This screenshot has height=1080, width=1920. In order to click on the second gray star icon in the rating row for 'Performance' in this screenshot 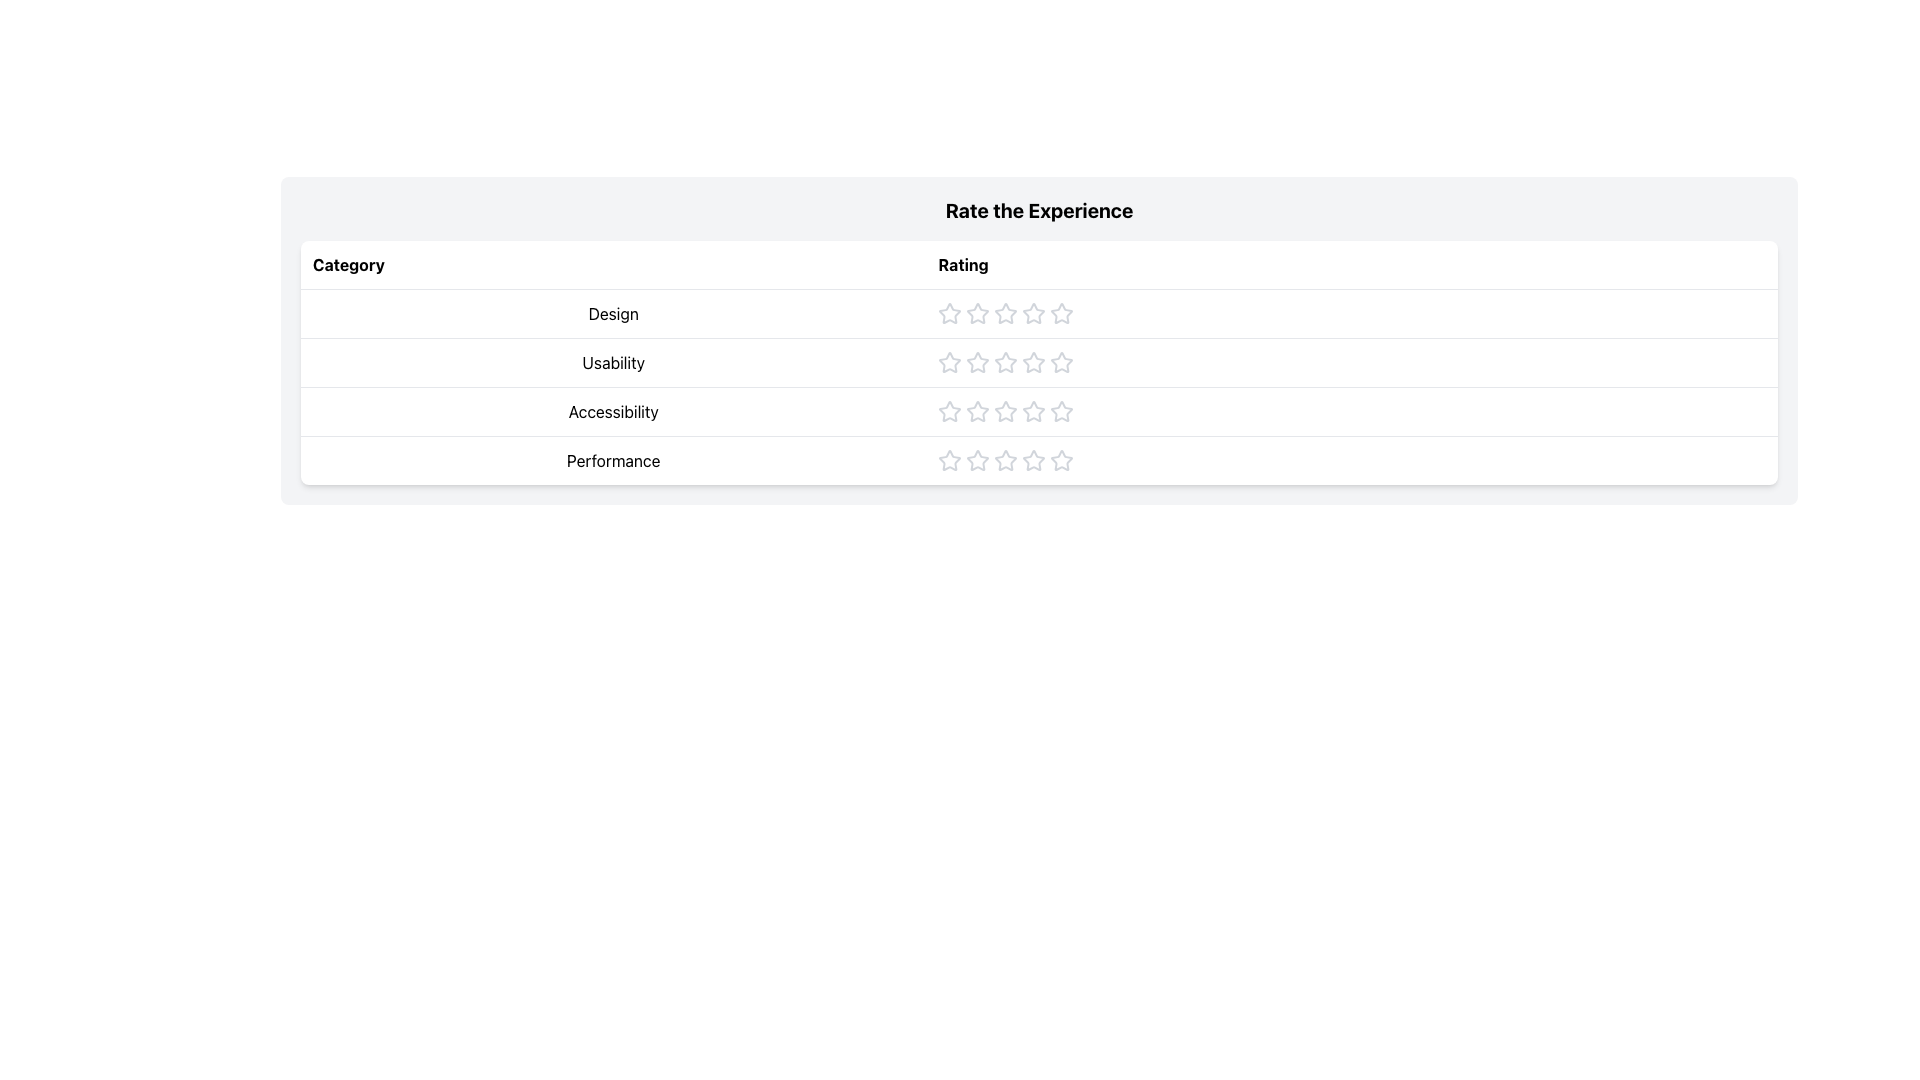, I will do `click(978, 461)`.